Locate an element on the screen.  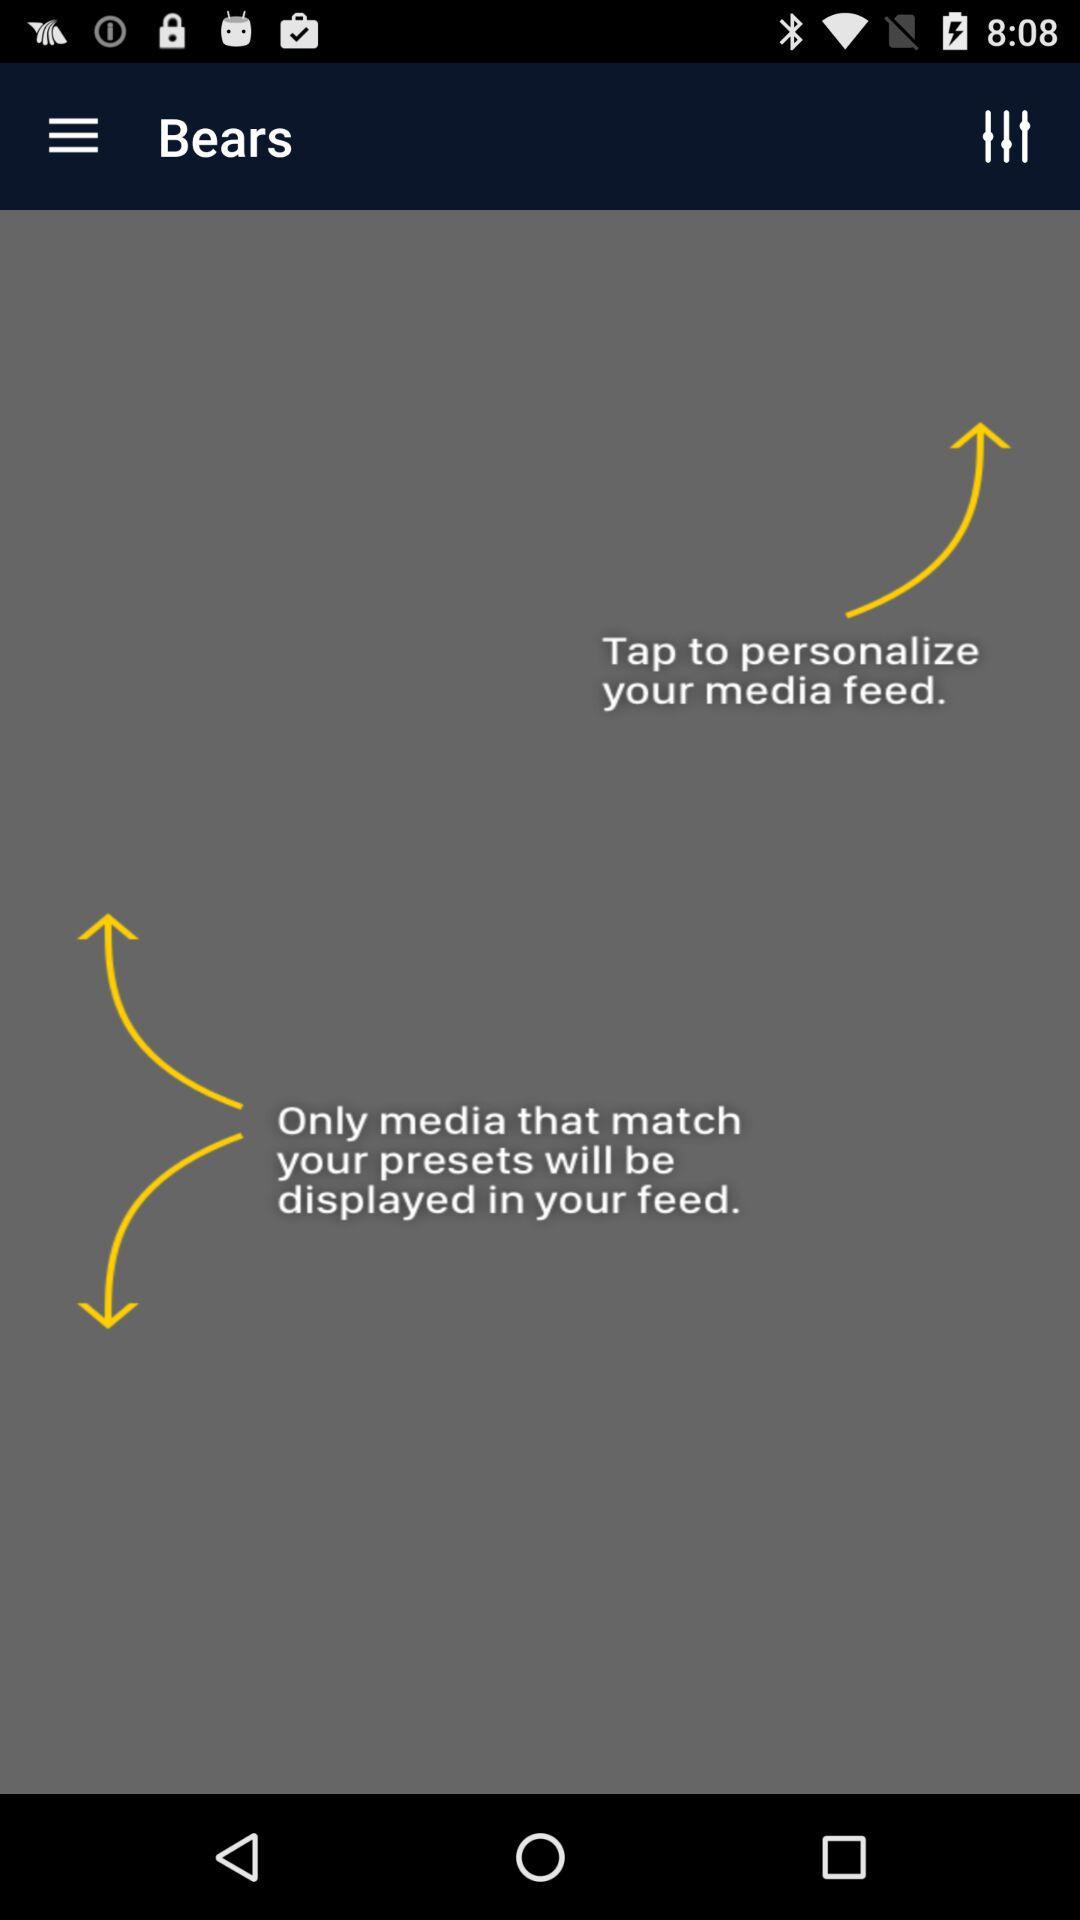
display media feed is located at coordinates (540, 1002).